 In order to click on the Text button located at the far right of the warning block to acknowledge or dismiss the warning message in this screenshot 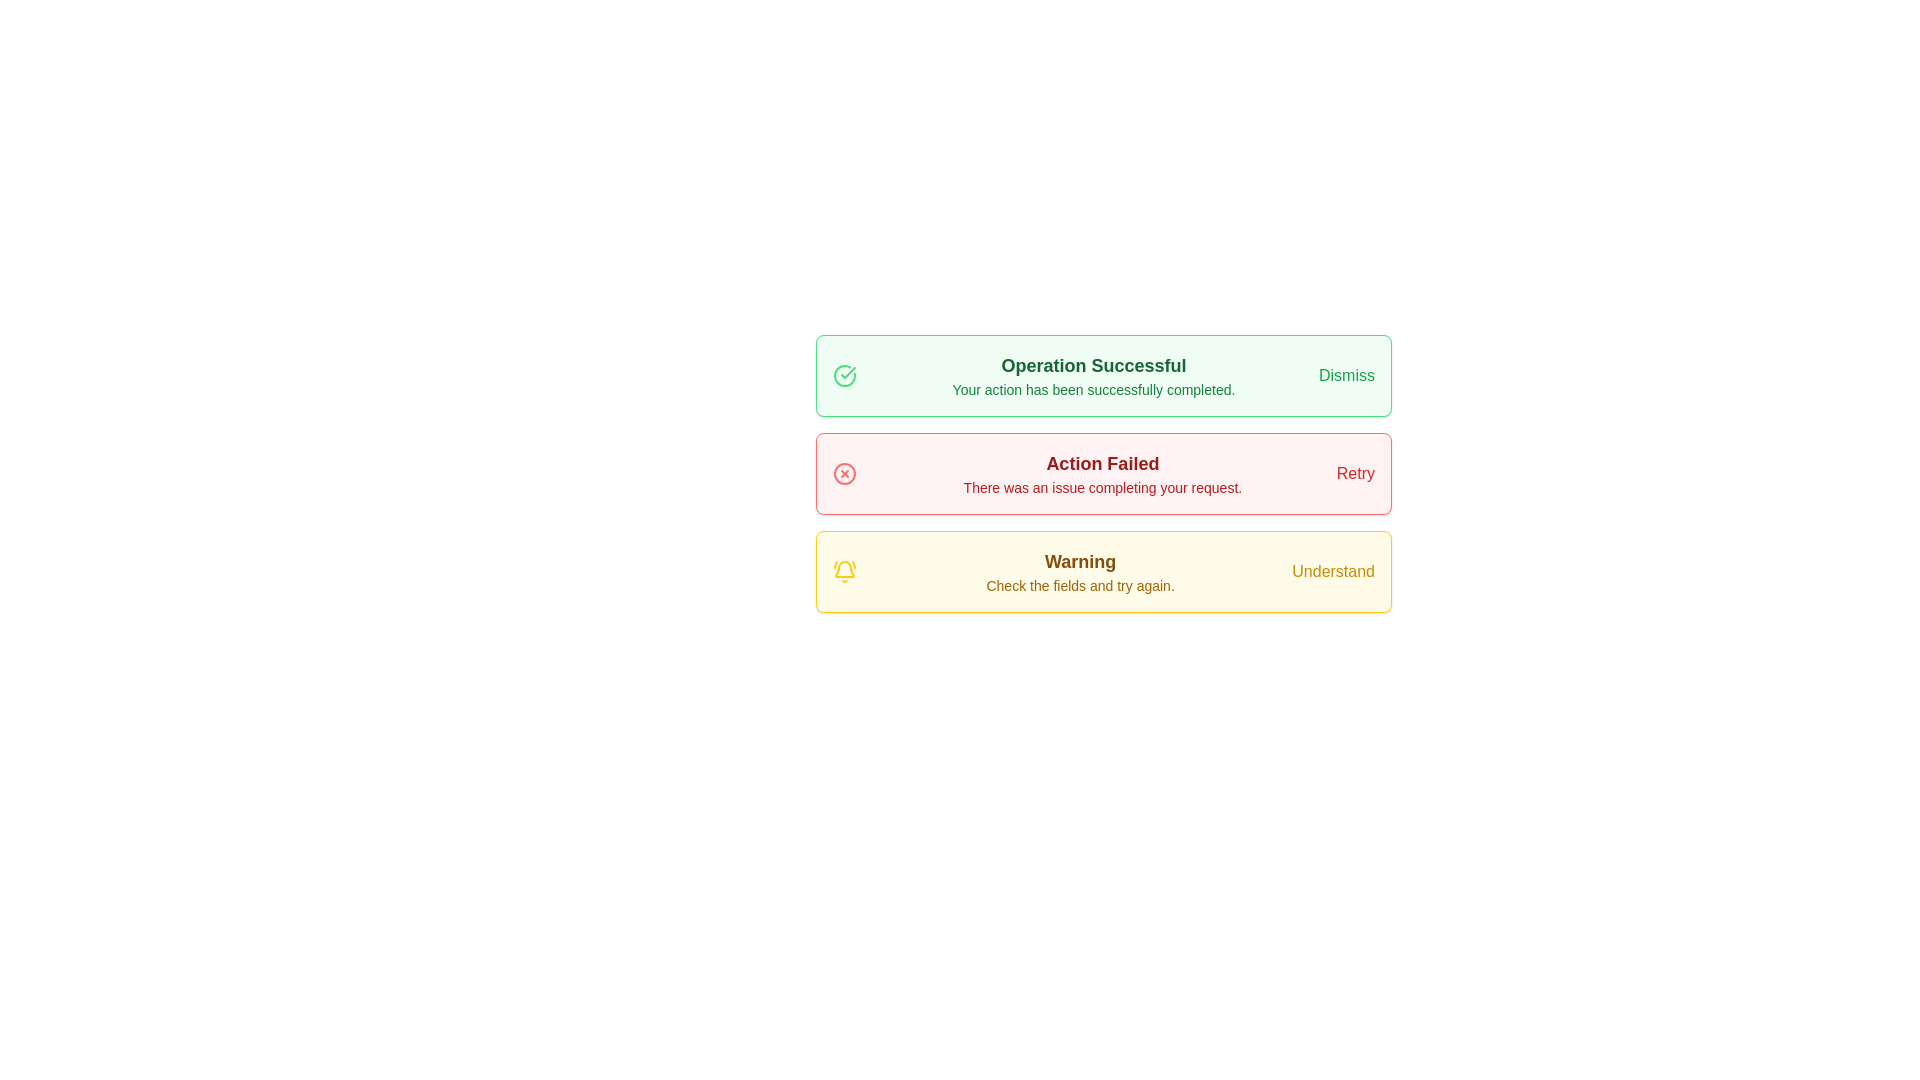, I will do `click(1333, 571)`.